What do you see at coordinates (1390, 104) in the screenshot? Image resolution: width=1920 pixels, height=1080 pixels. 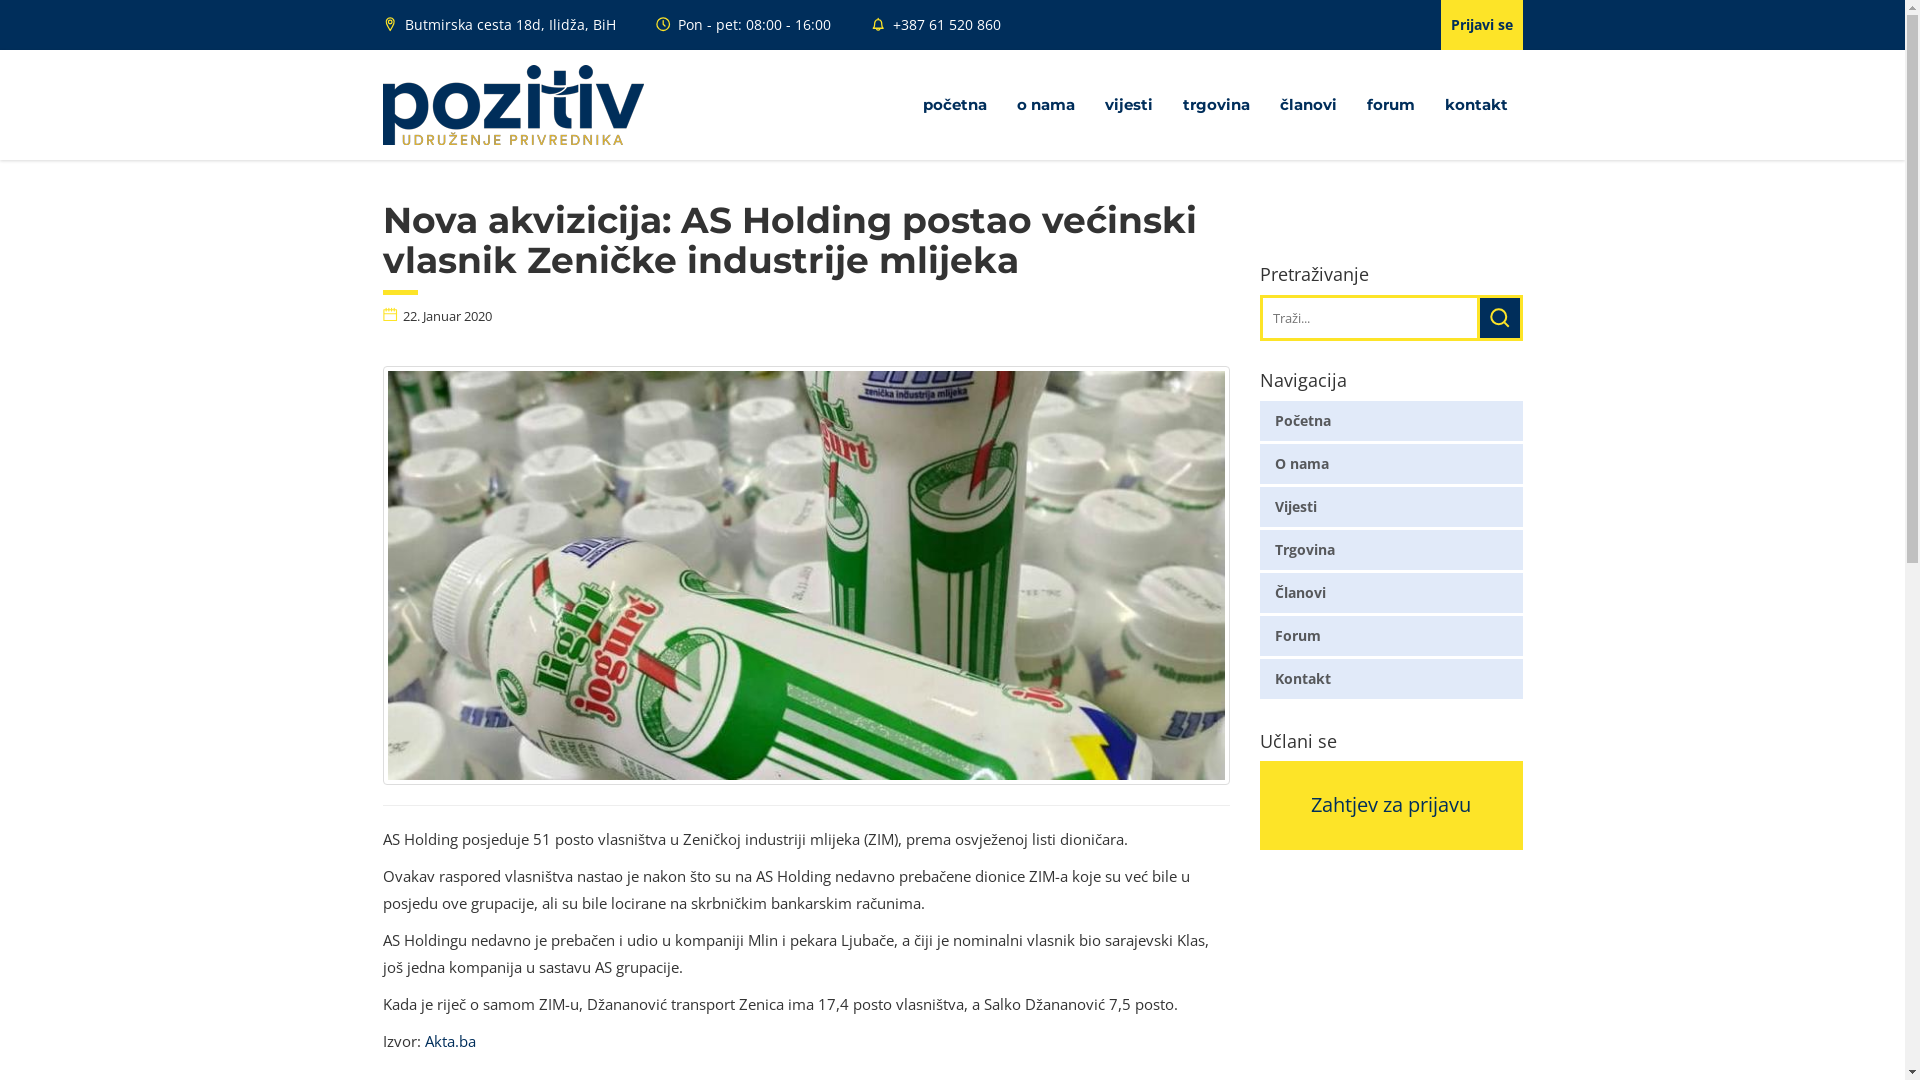 I see `'forum'` at bounding box center [1390, 104].